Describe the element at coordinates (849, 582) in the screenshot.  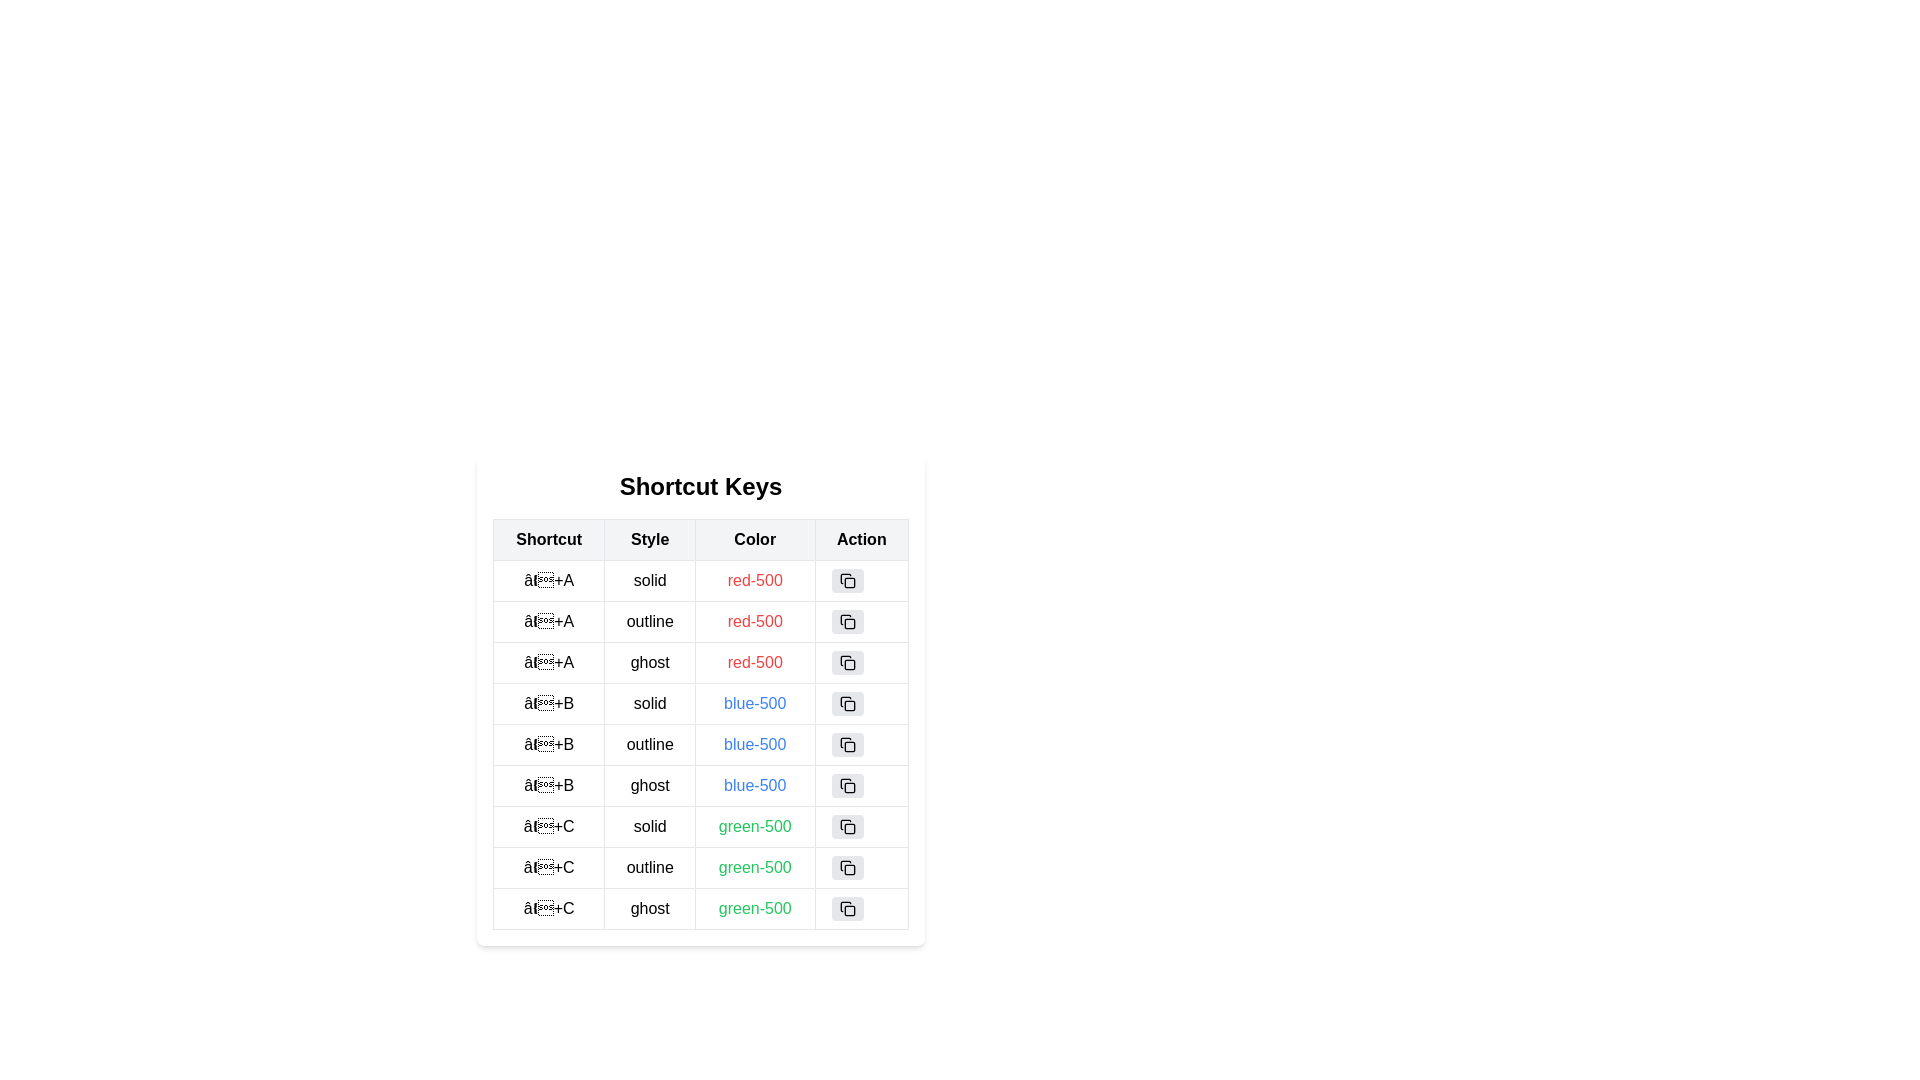
I see `the small rectangular shape with rounded corners located within the top-right copy icon in the 'Action' column of the table` at that location.